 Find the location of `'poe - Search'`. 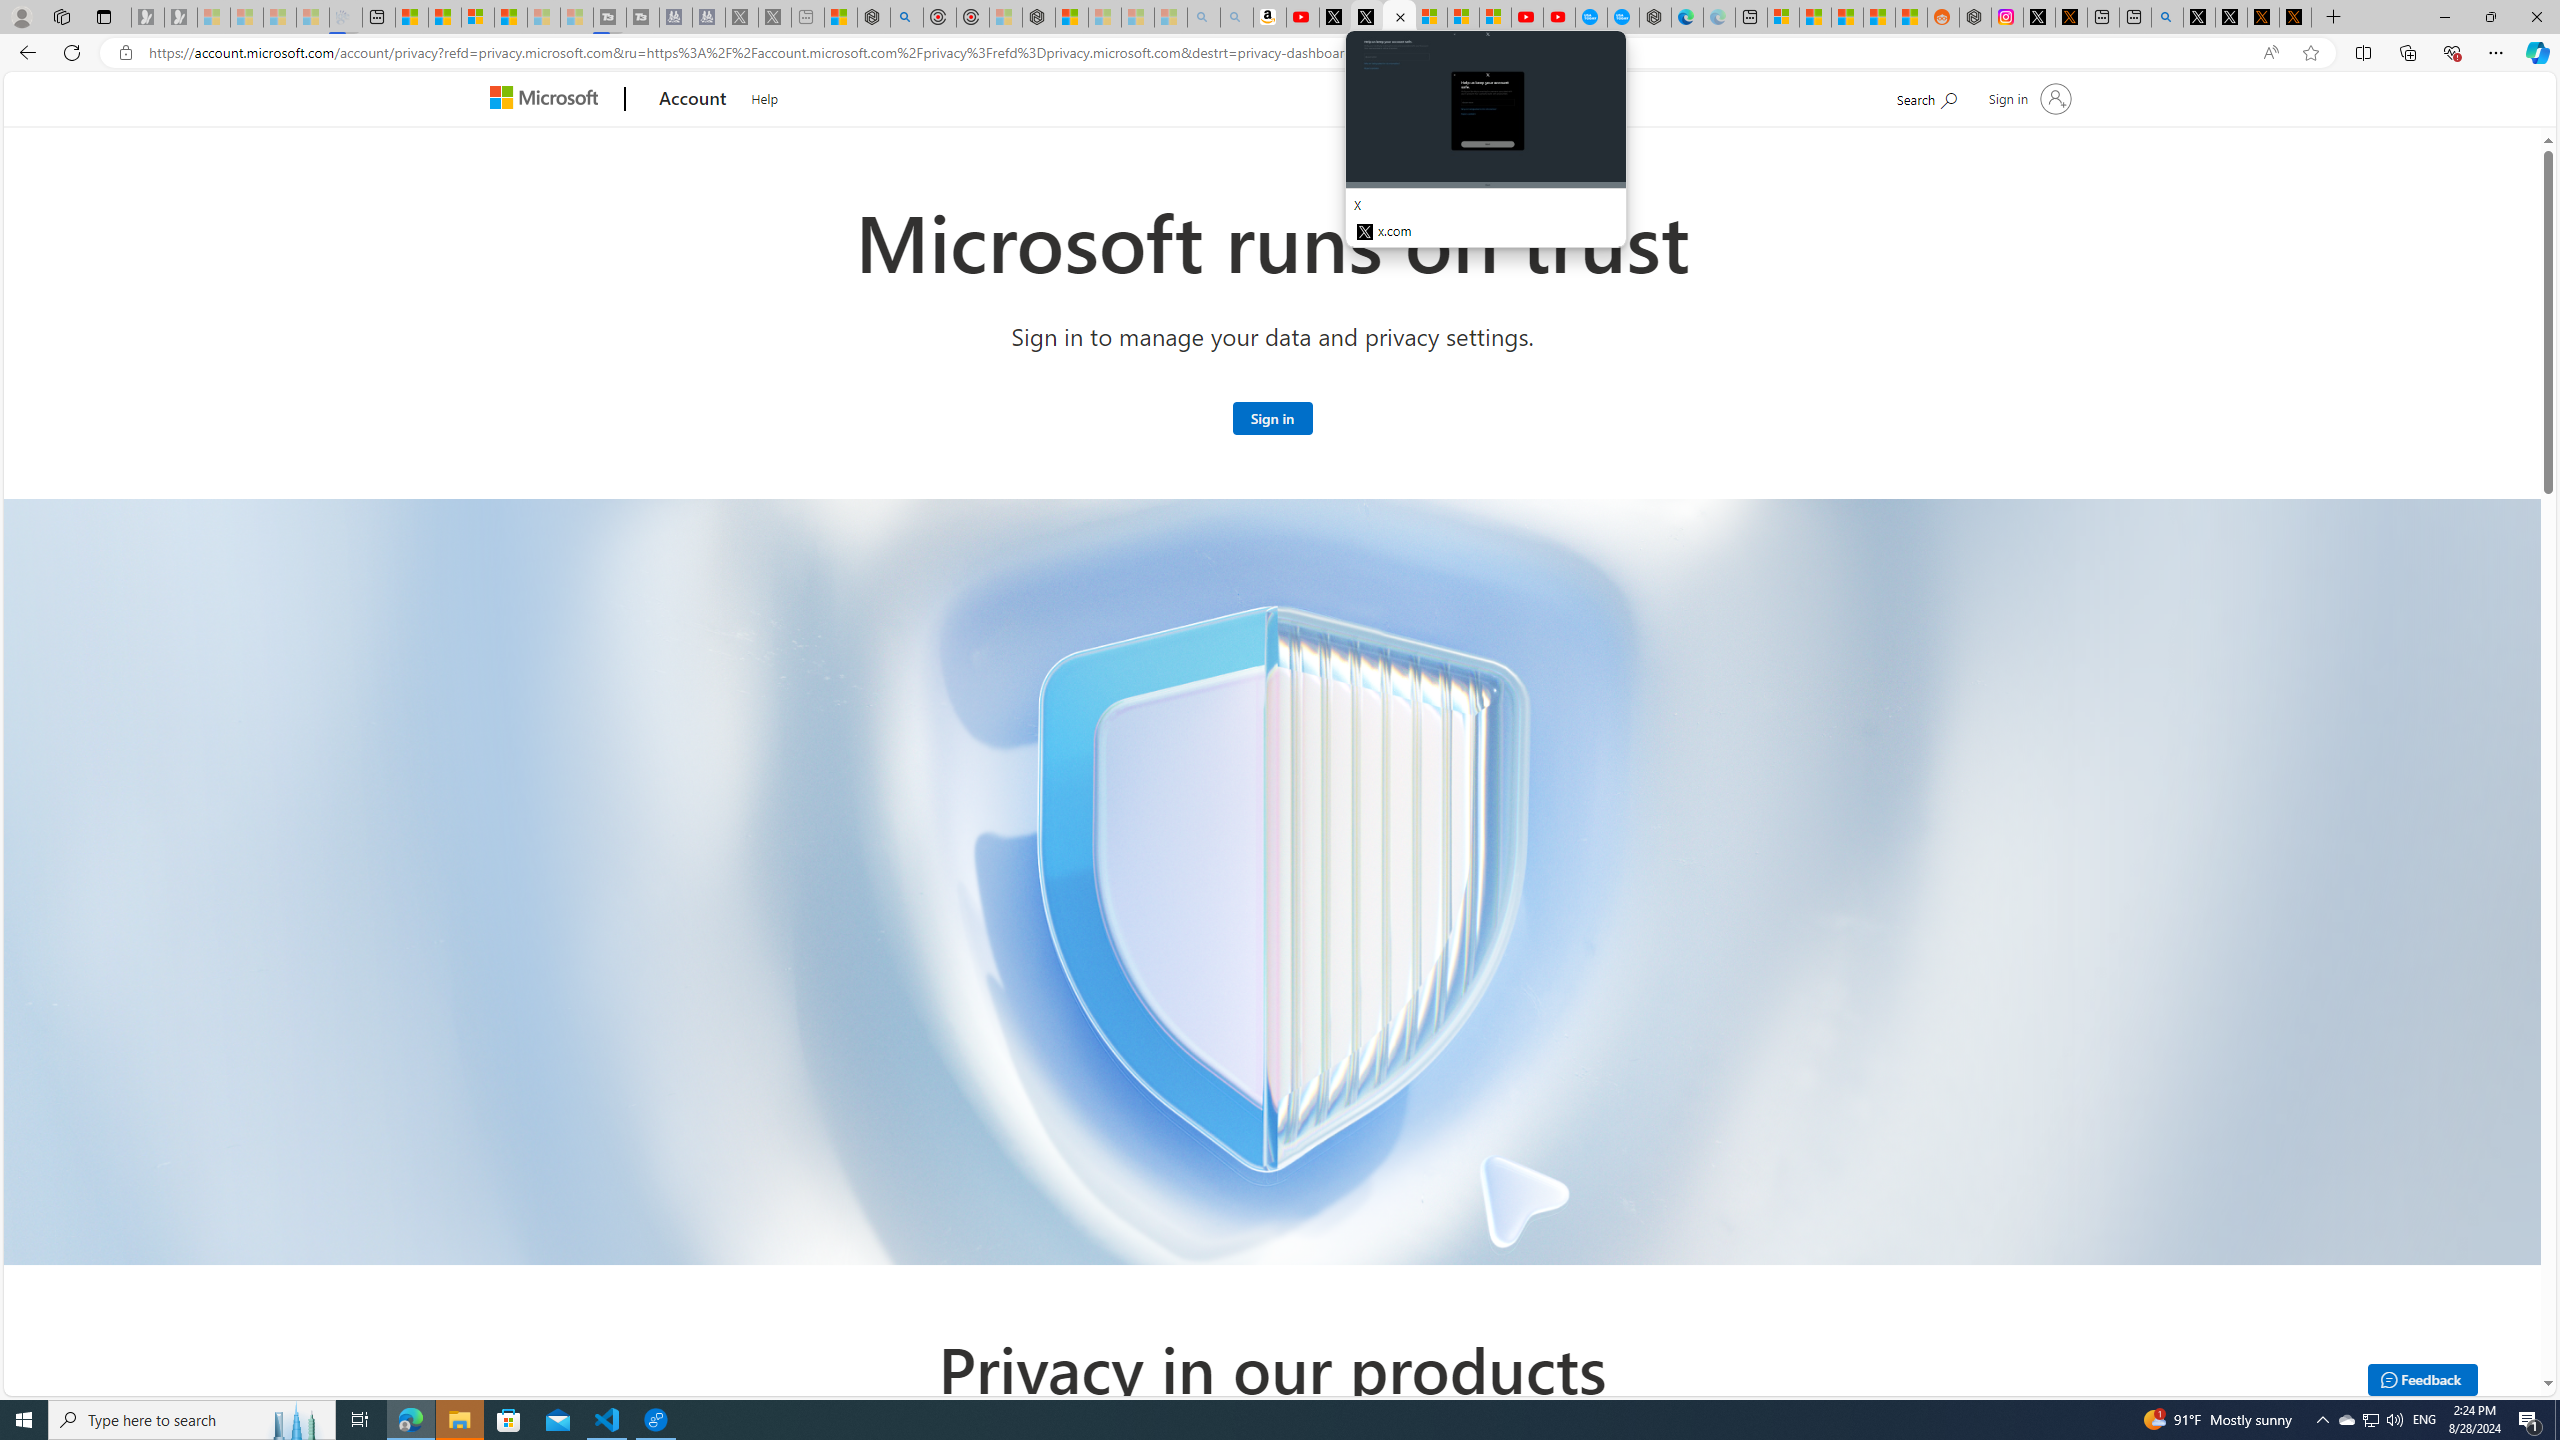

'poe - Search' is located at coordinates (906, 16).